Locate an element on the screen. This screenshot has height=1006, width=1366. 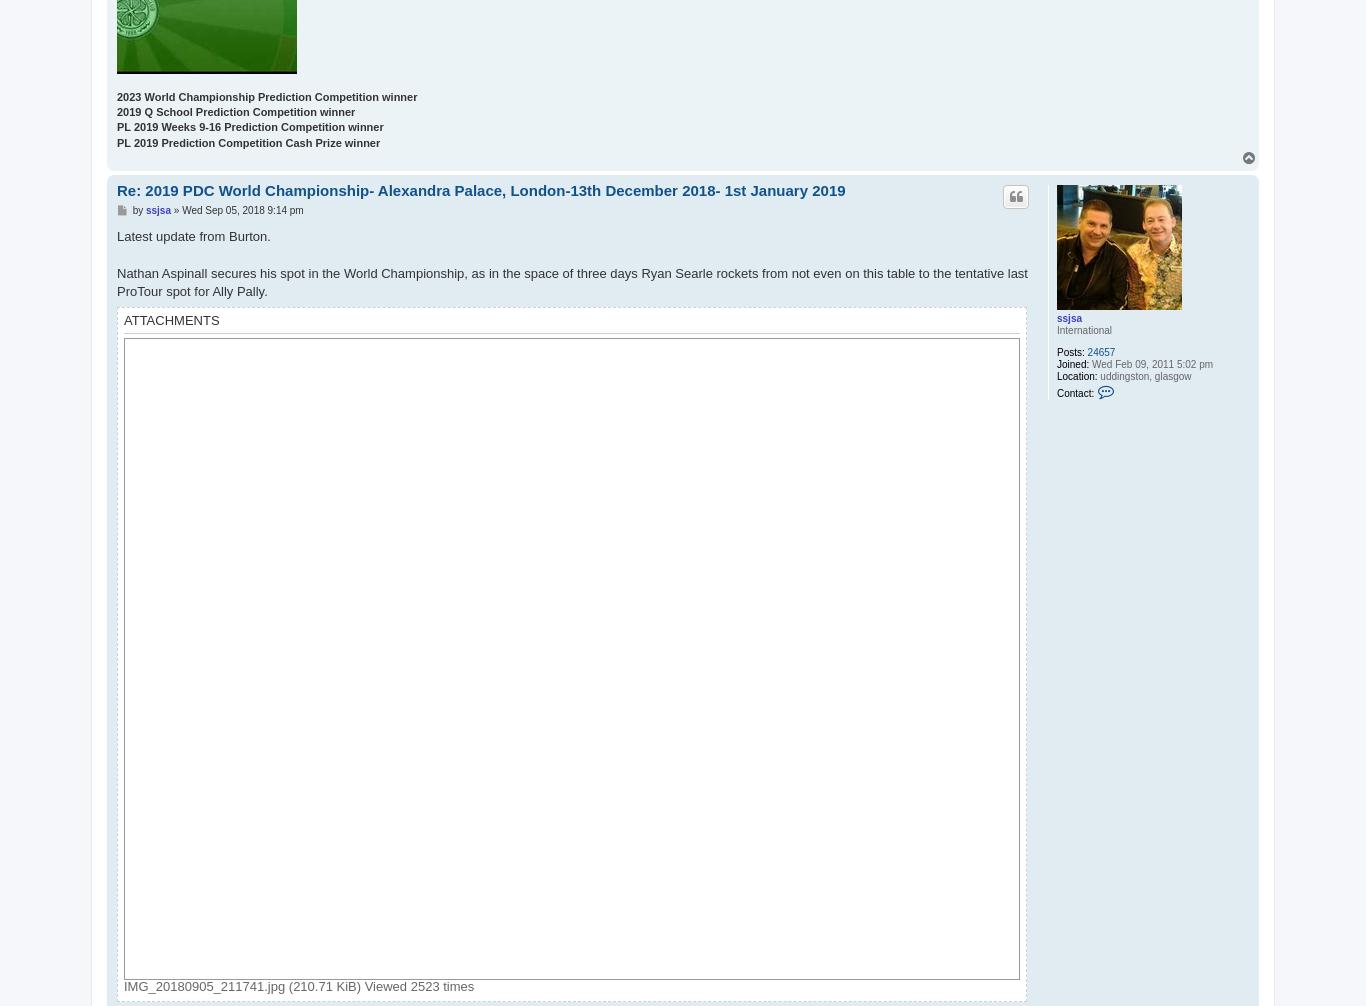
'24657' is located at coordinates (1099, 351).